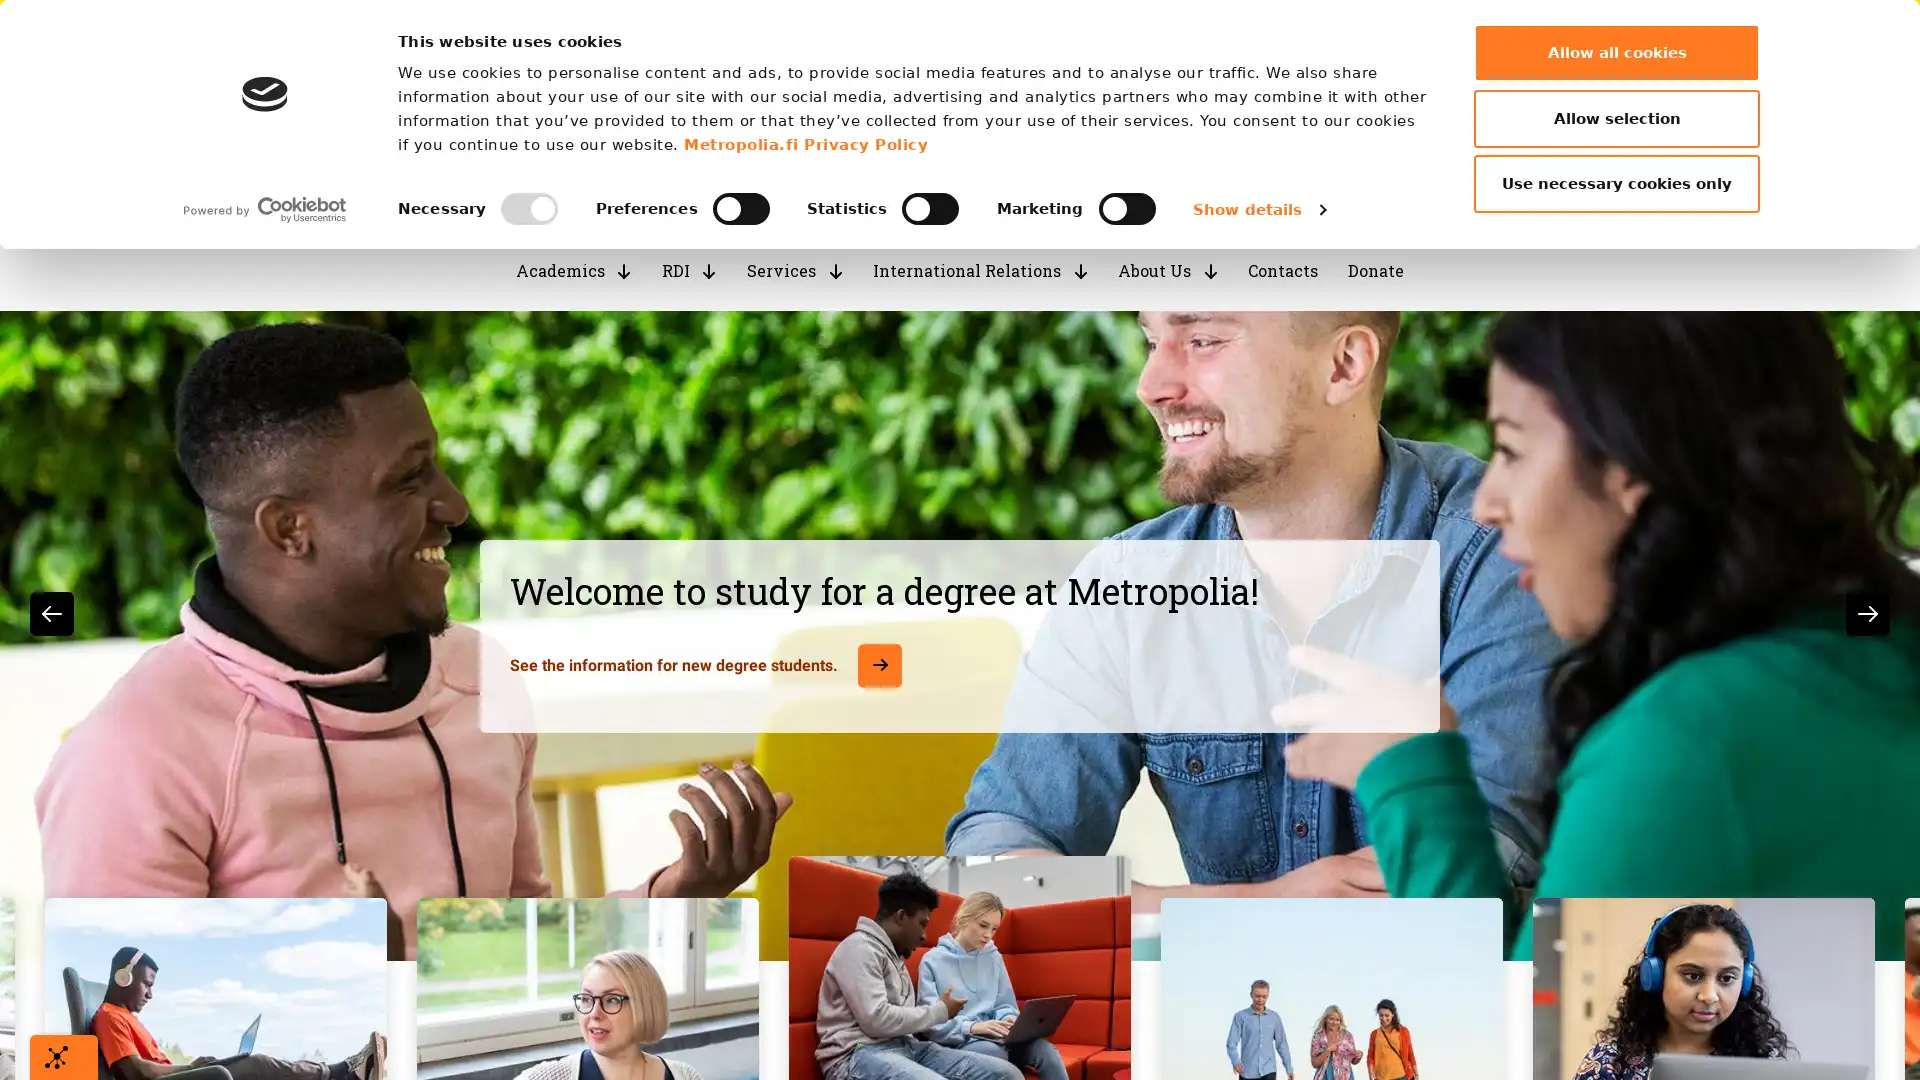  What do you see at coordinates (52, 612) in the screenshot?
I see `Previous` at bounding box center [52, 612].